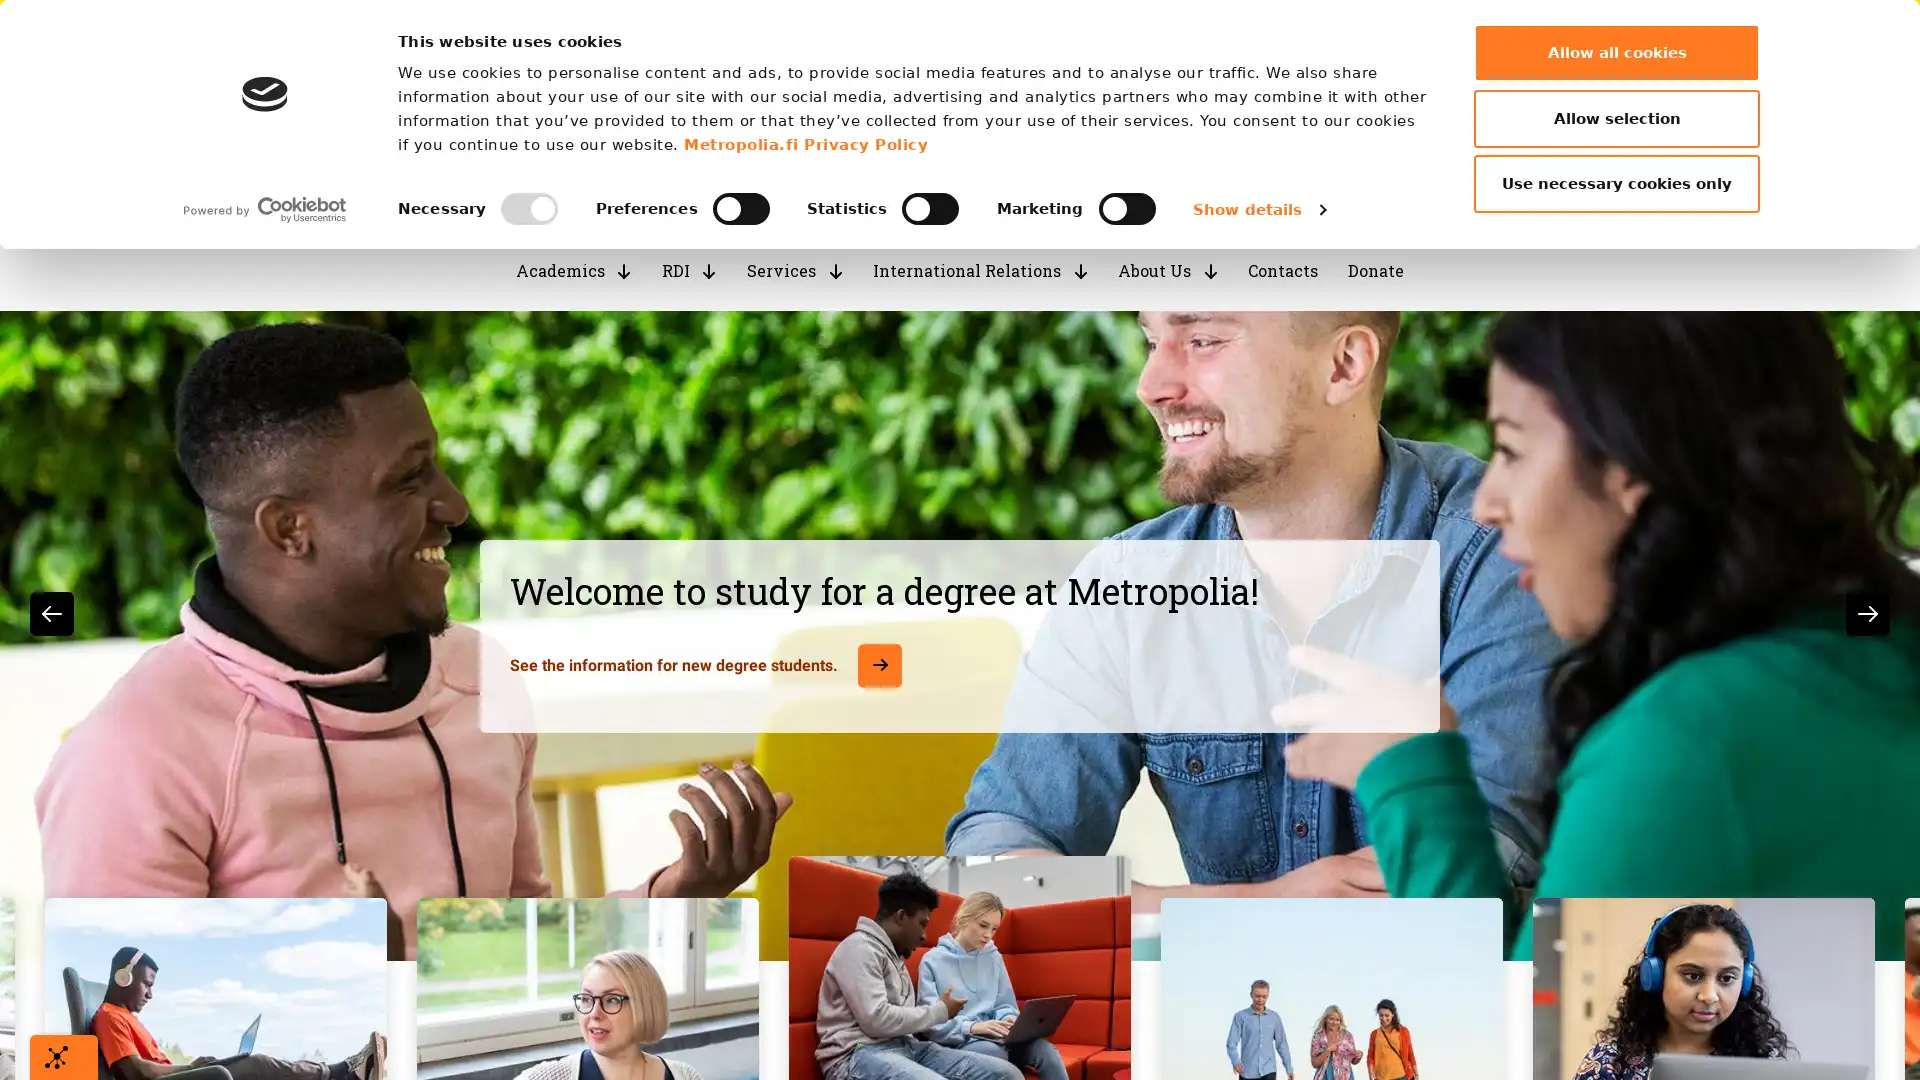  What do you see at coordinates (52, 612) in the screenshot?
I see `Previous` at bounding box center [52, 612].